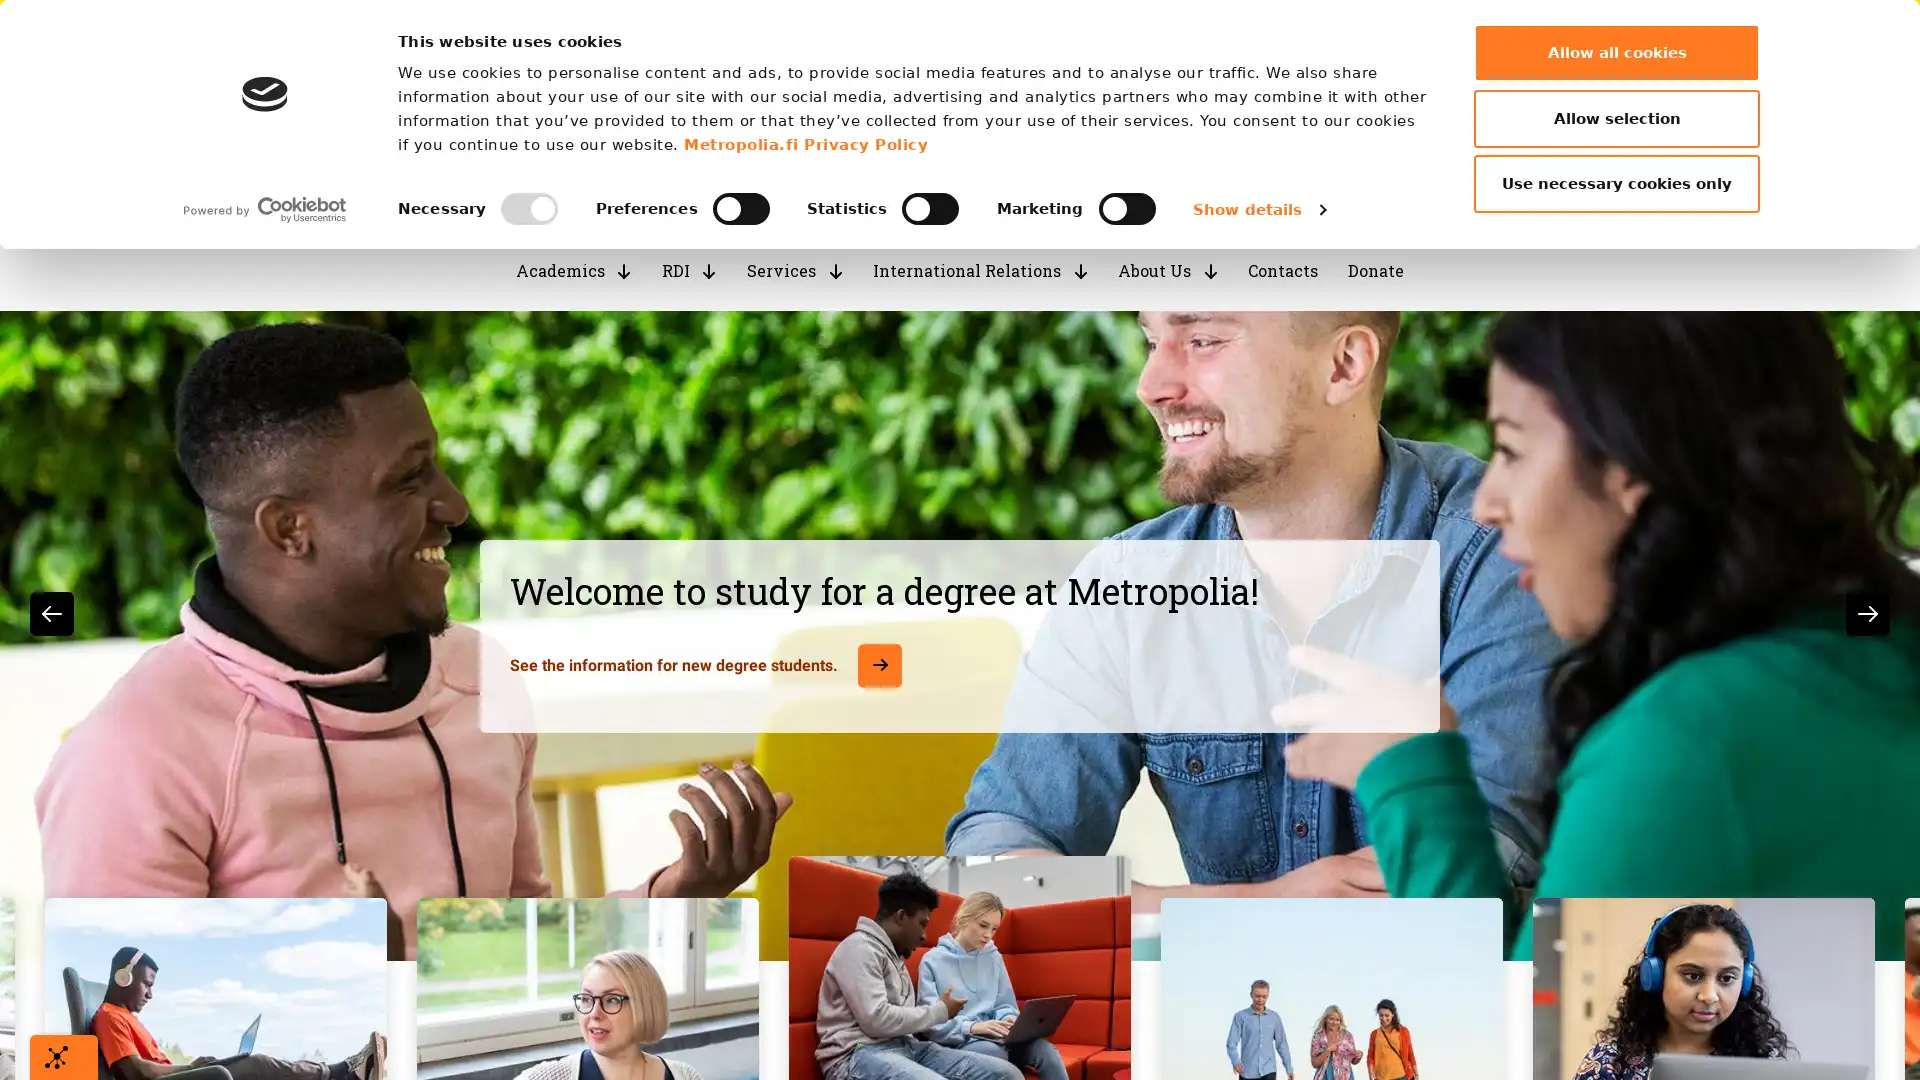  What do you see at coordinates (52, 612) in the screenshot?
I see `Previous` at bounding box center [52, 612].